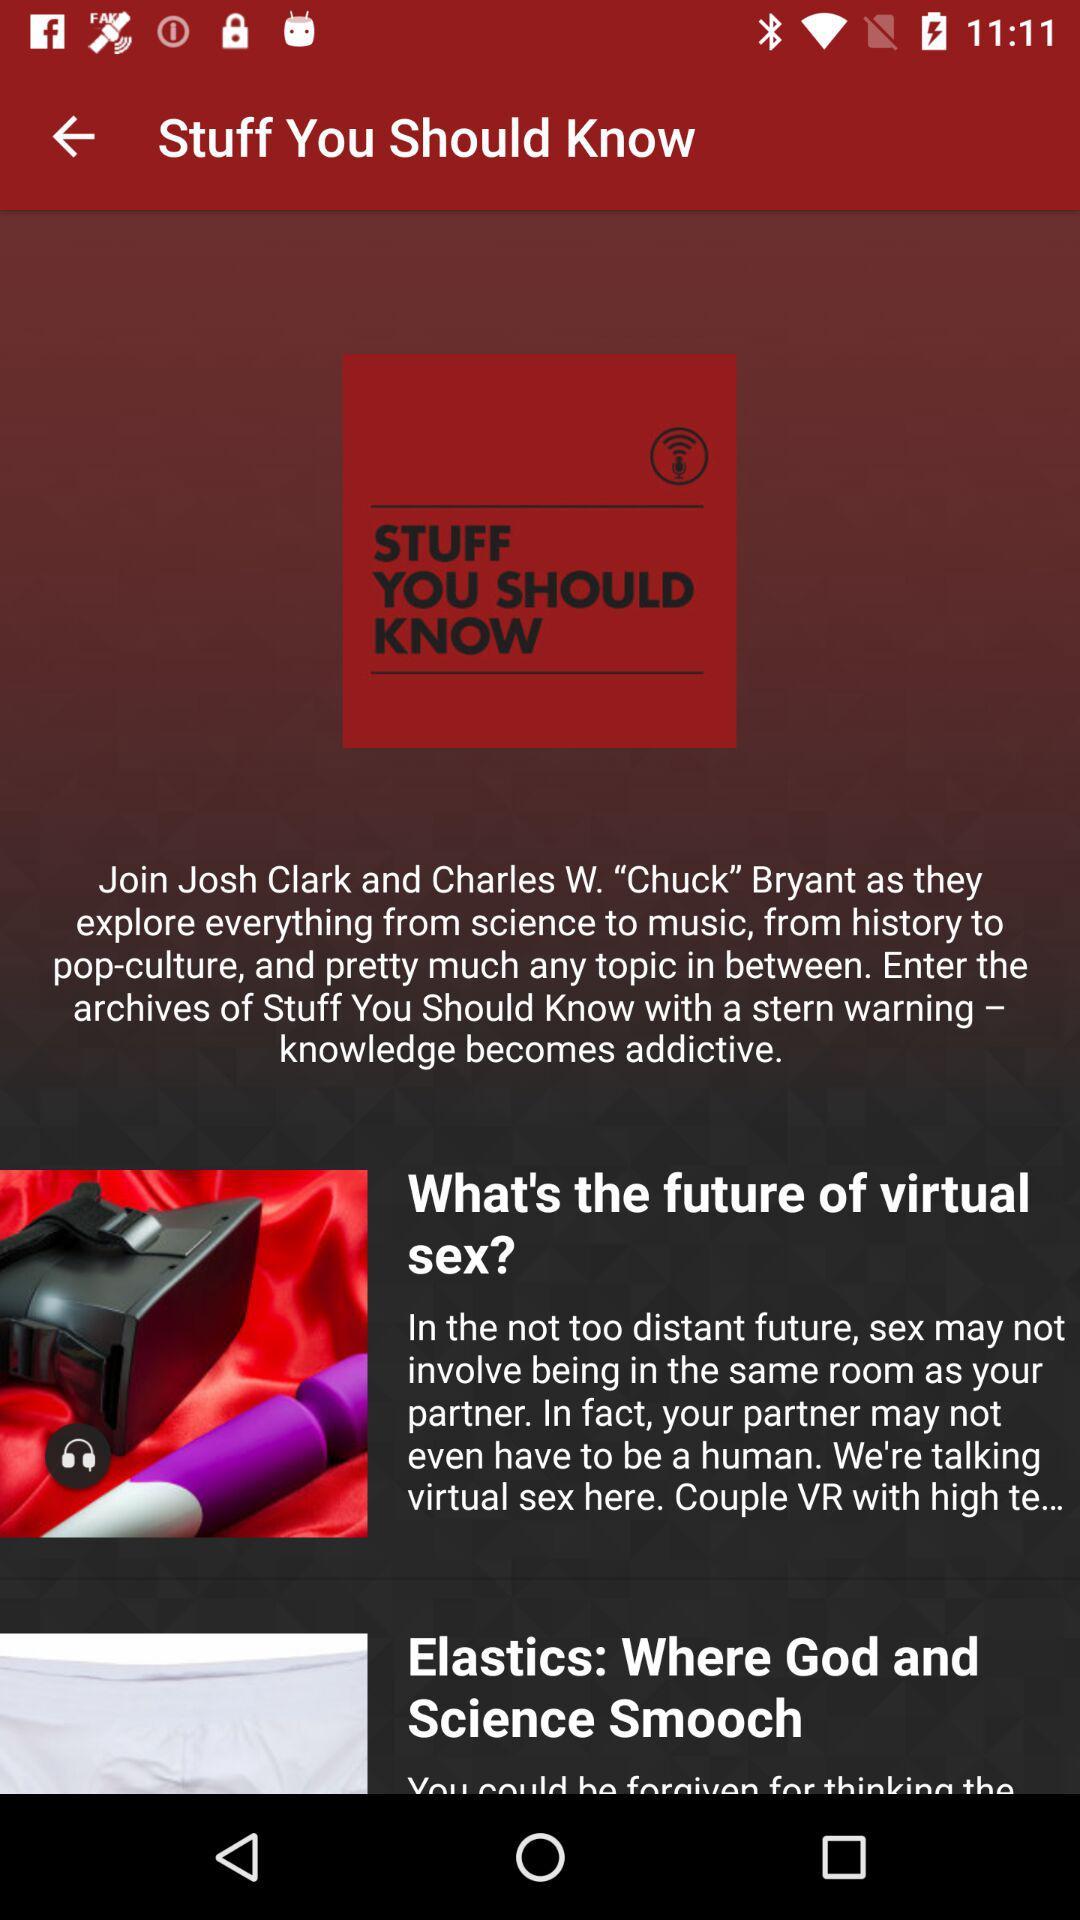 This screenshot has width=1080, height=1920. What do you see at coordinates (183, 1712) in the screenshot?
I see `image` at bounding box center [183, 1712].